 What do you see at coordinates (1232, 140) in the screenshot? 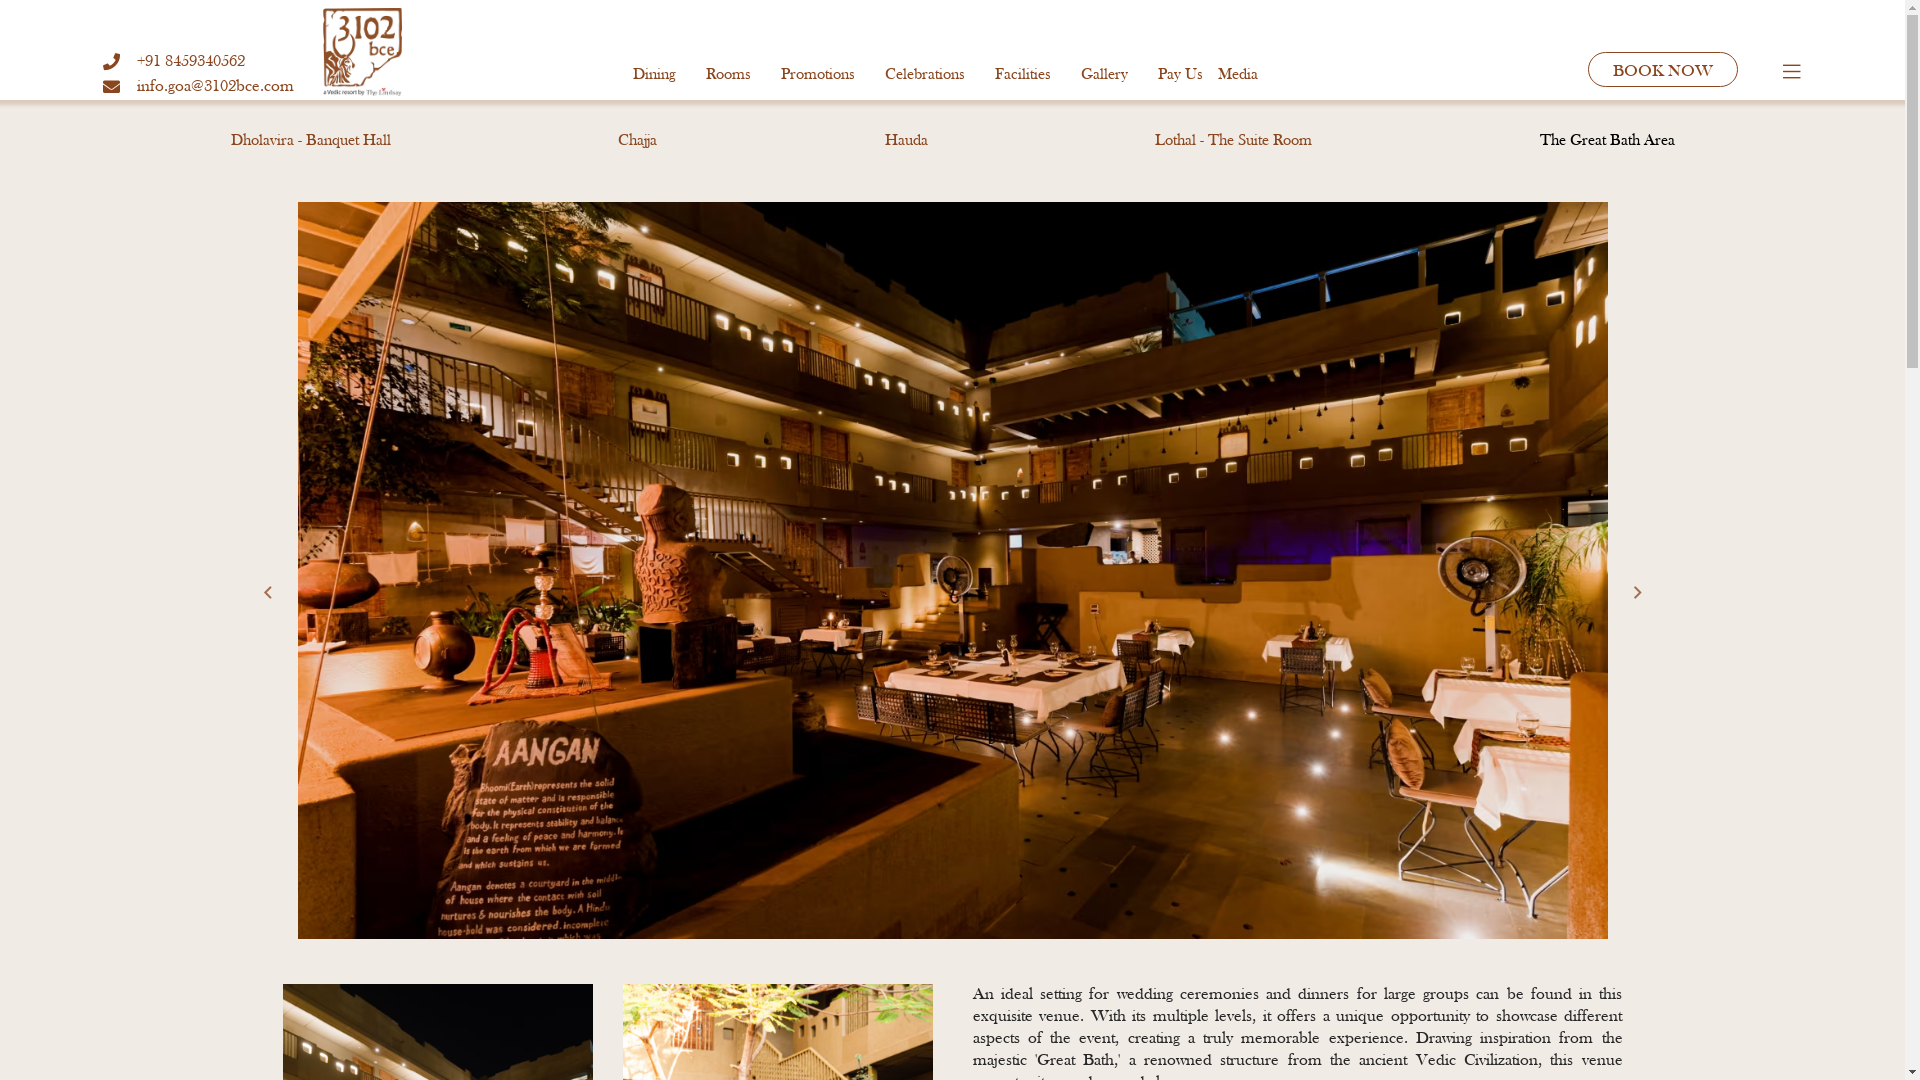
I see `'Lothal - The Suite Room'` at bounding box center [1232, 140].